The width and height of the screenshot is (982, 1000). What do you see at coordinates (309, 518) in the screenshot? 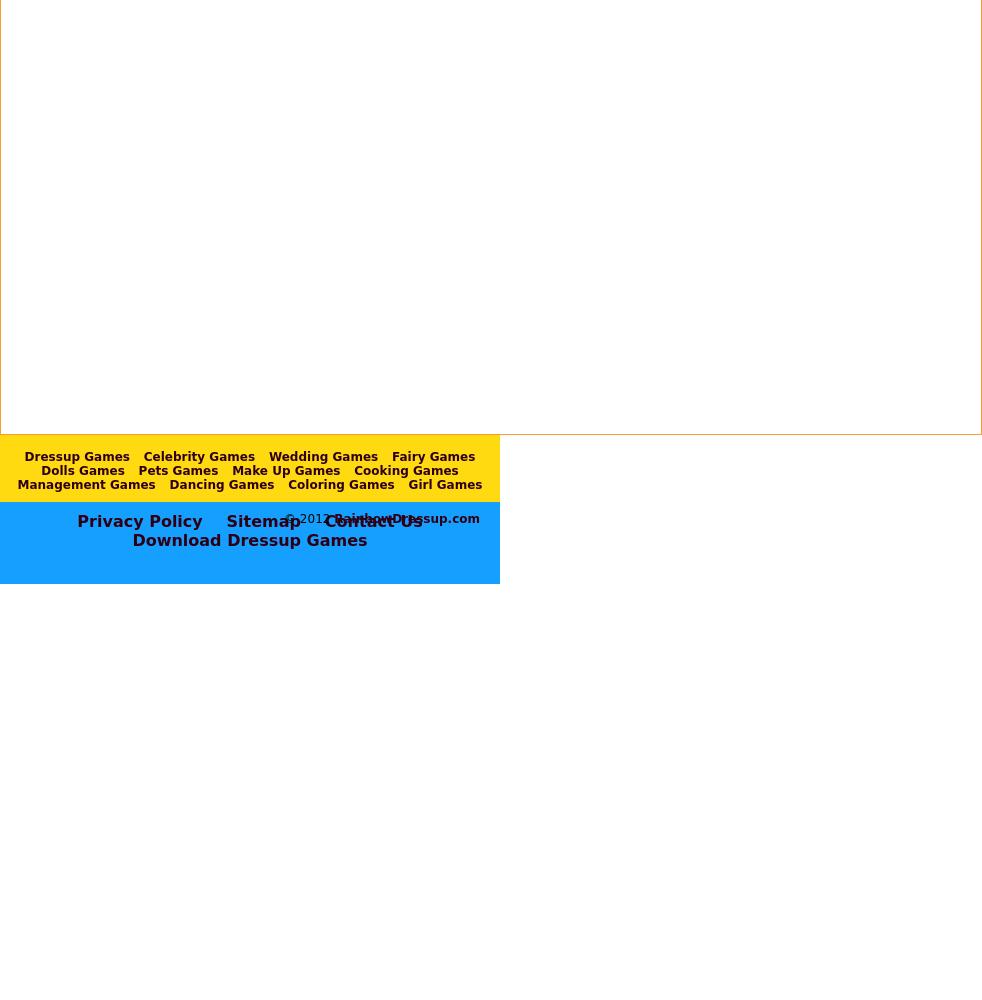
I see `'© 2012'` at bounding box center [309, 518].